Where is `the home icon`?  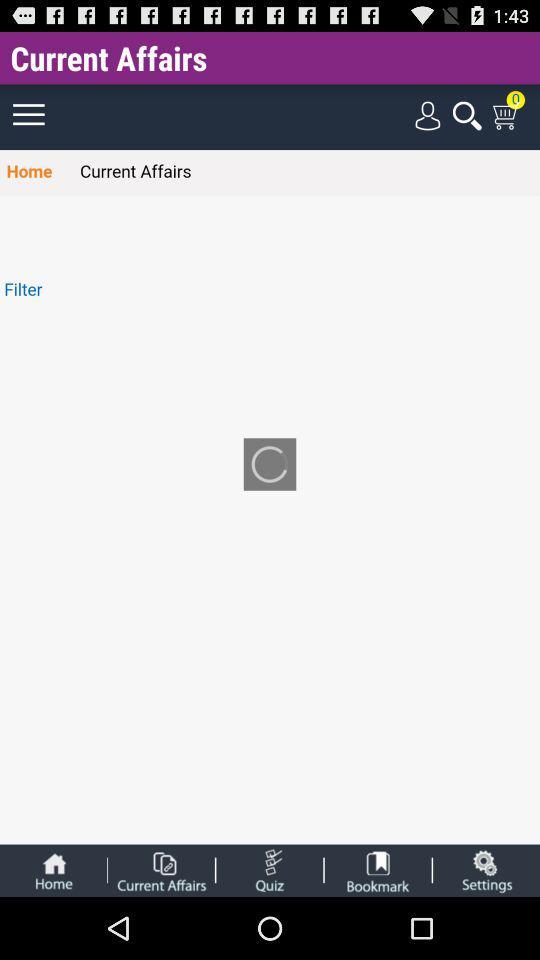 the home icon is located at coordinates (53, 931).